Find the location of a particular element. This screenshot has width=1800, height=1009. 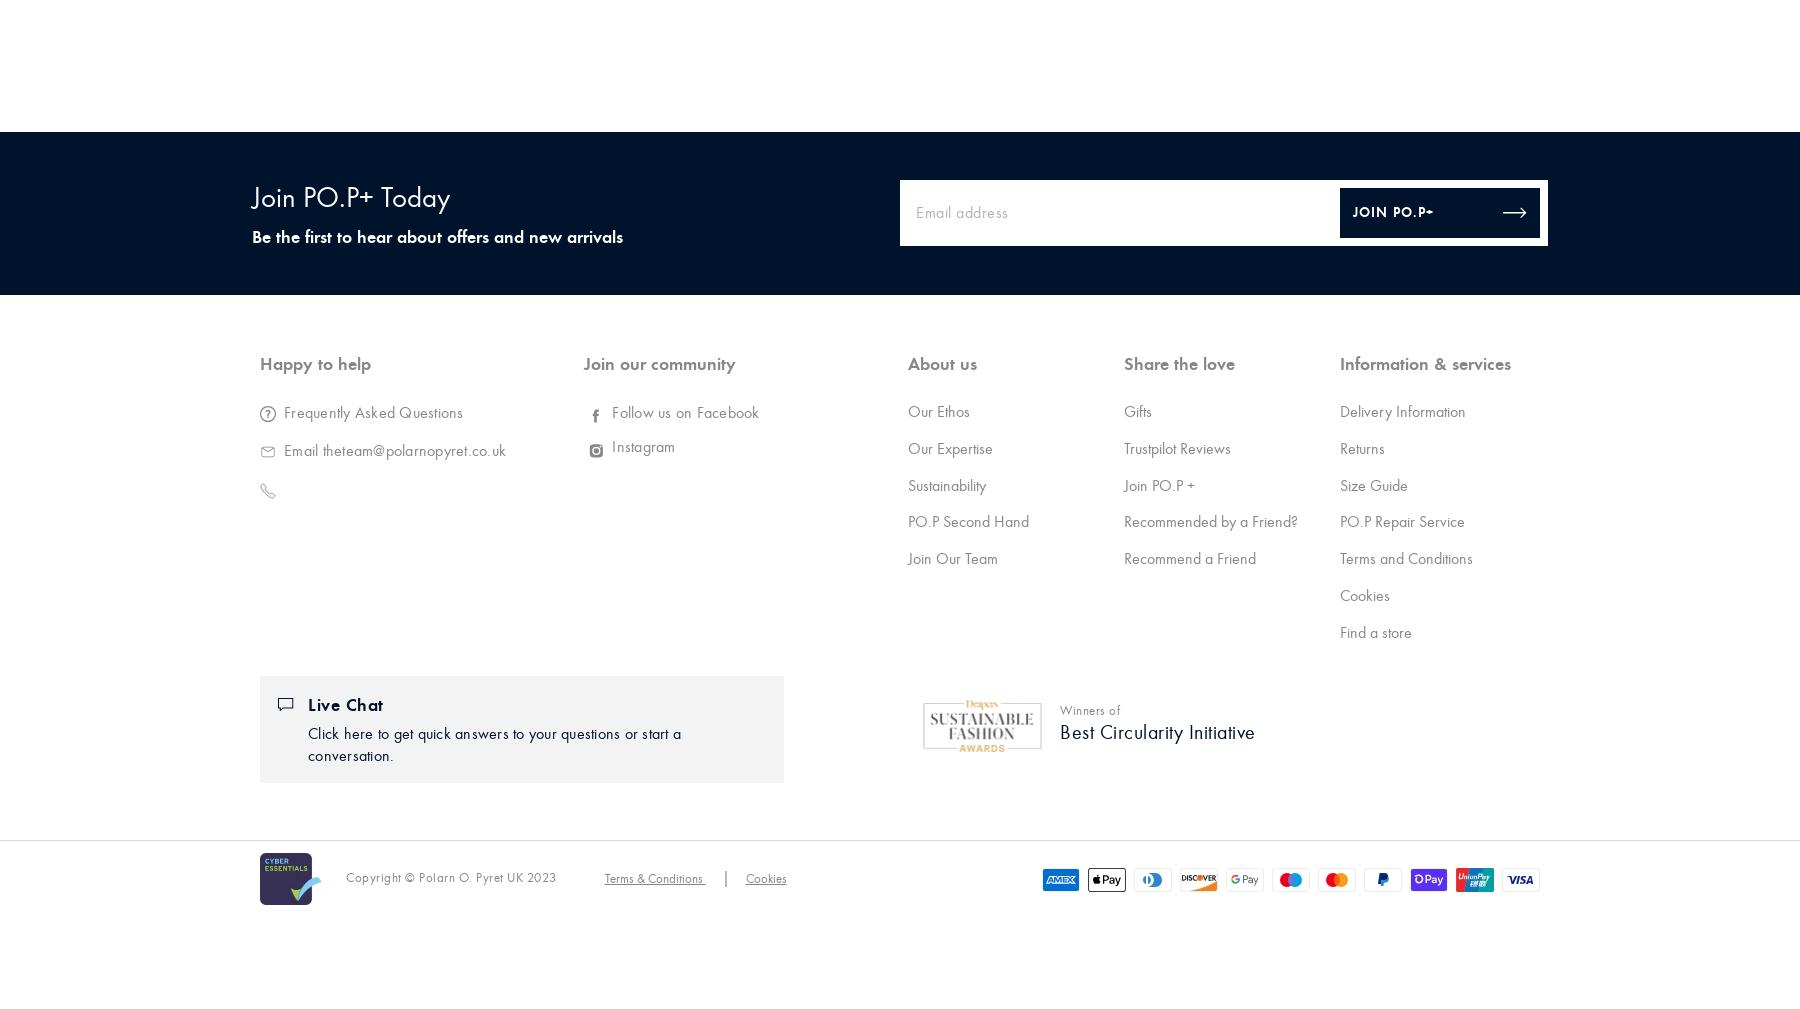

'Recommend a Friend' is located at coordinates (1123, 558).